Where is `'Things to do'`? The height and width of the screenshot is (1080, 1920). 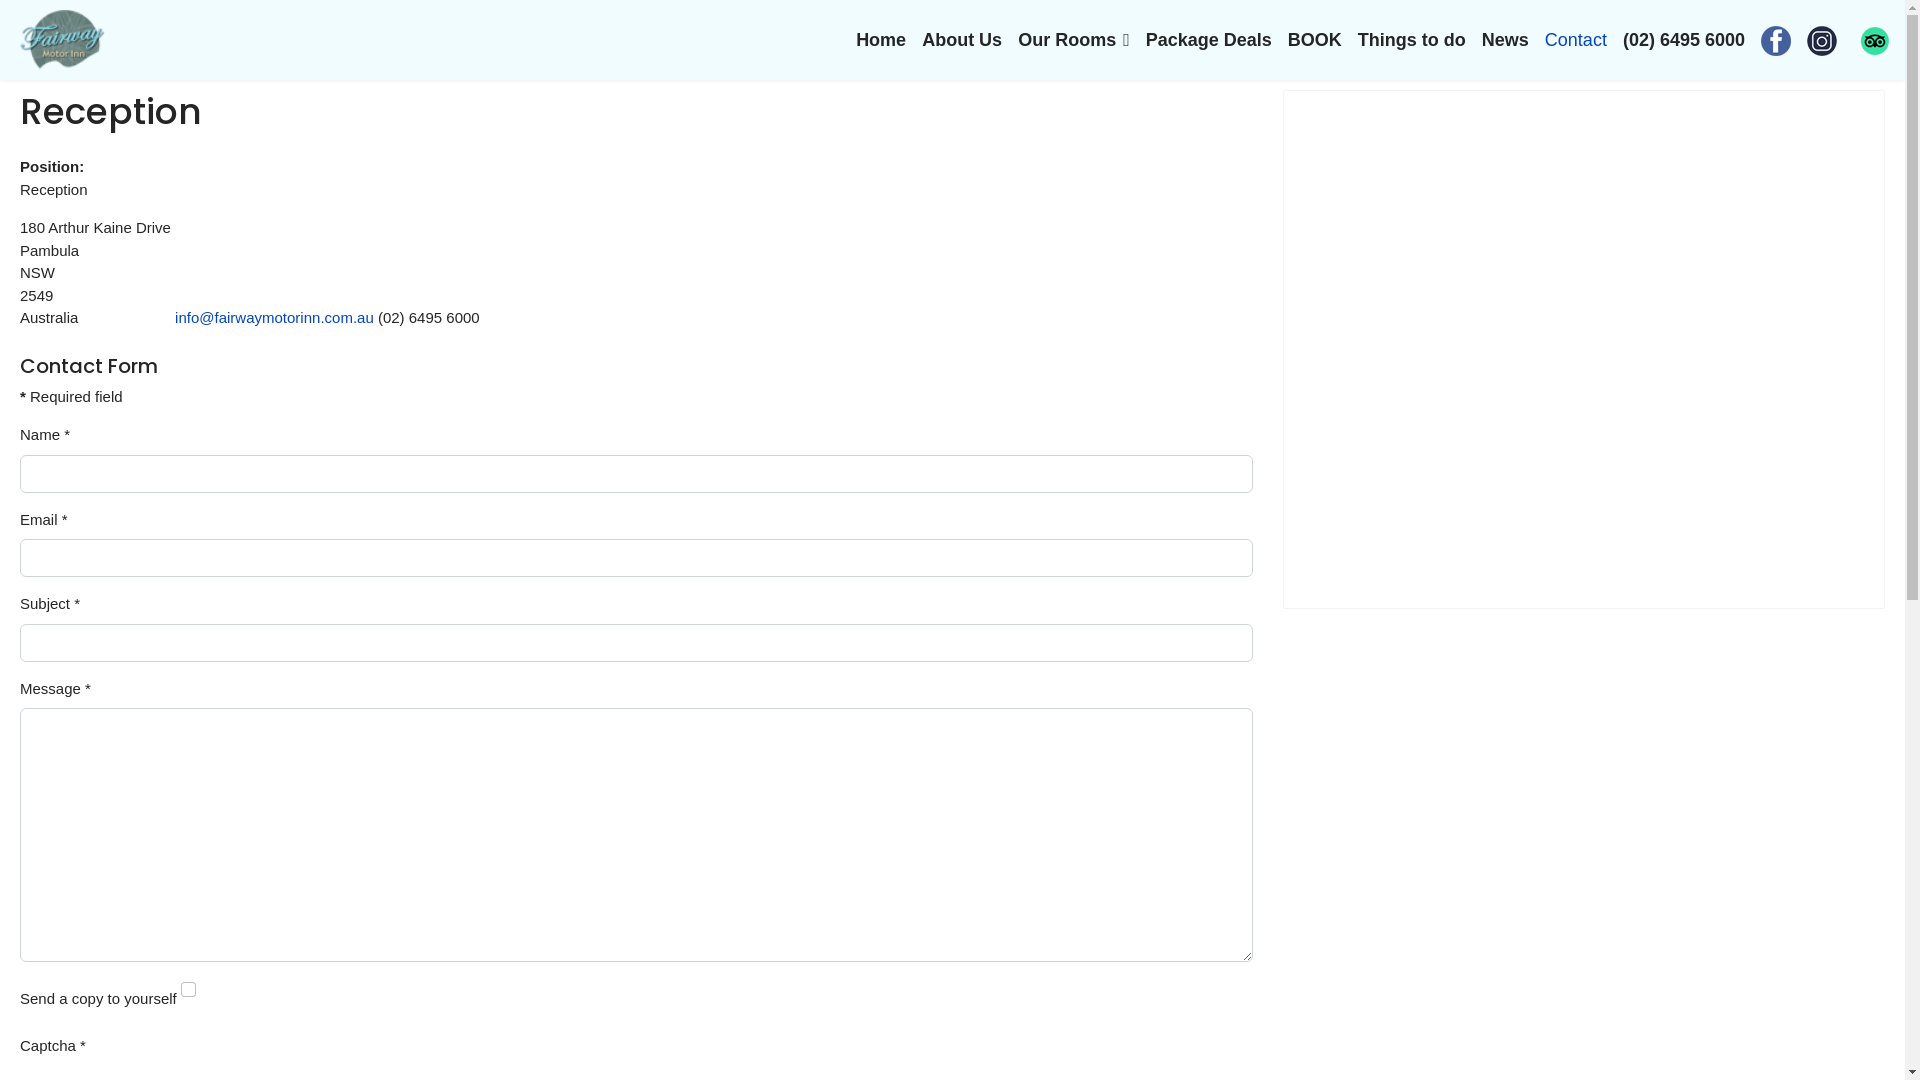
'Things to do' is located at coordinates (1349, 39).